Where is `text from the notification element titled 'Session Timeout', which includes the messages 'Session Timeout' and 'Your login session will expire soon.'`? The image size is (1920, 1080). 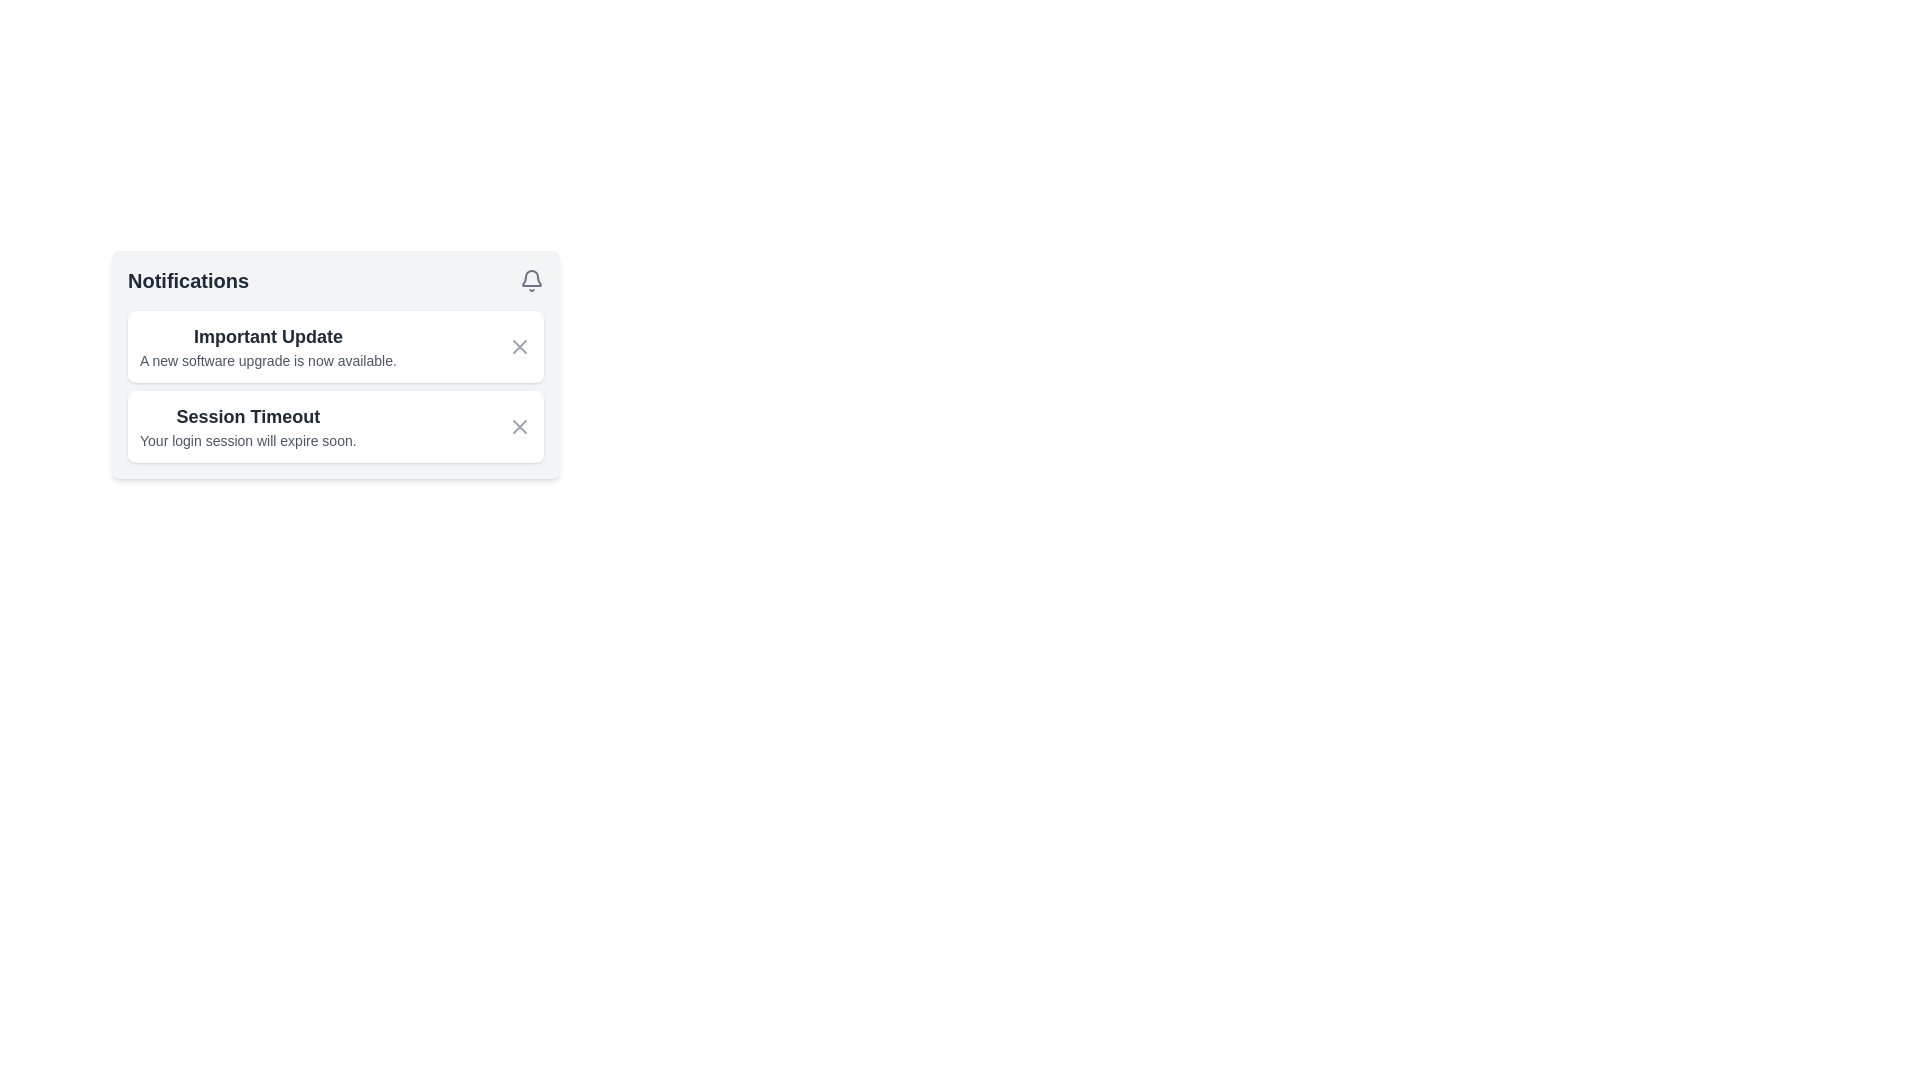 text from the notification element titled 'Session Timeout', which includes the messages 'Session Timeout' and 'Your login session will expire soon.' is located at coordinates (247, 426).